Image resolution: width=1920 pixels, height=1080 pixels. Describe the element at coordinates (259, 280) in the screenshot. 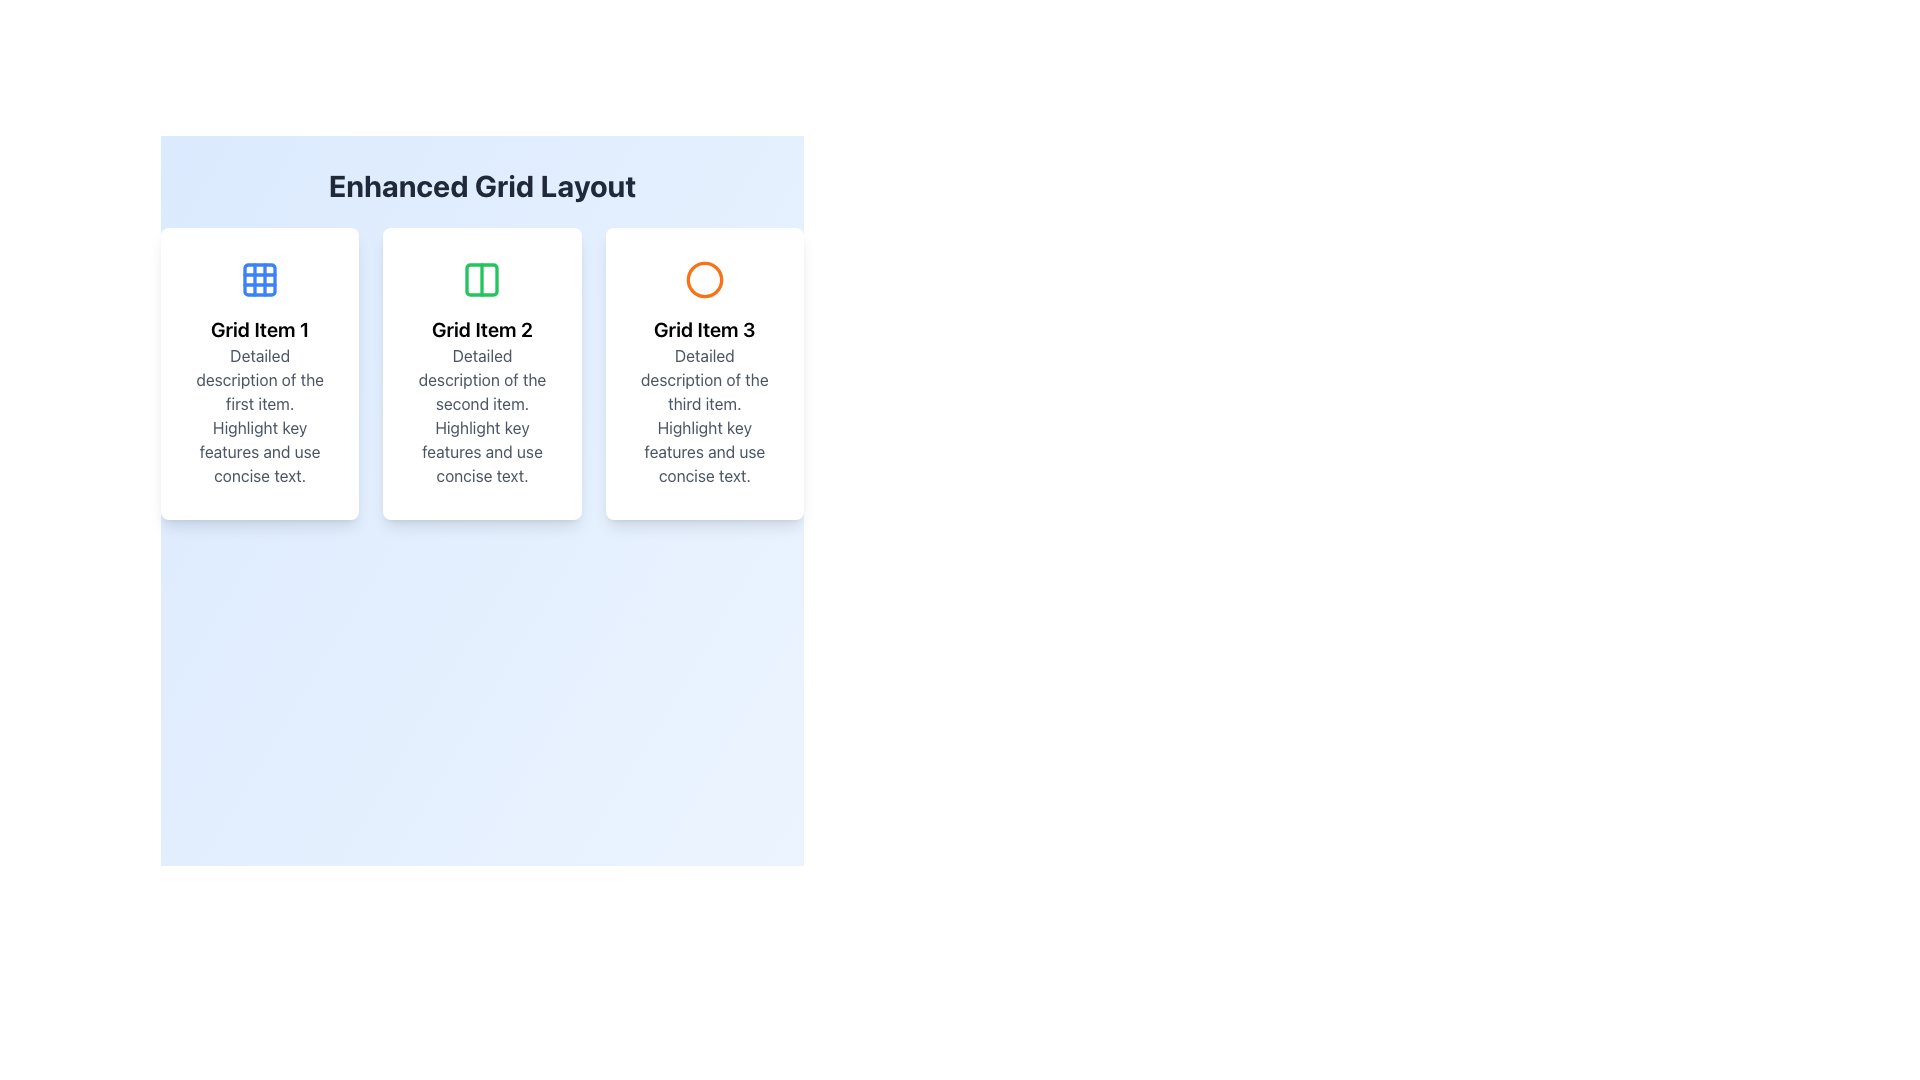

I see `the grid icon, which is a blue 3x3 arrangement of small squares located at the top of the leftmost card, directly above the 'Grid Item 1' title` at that location.